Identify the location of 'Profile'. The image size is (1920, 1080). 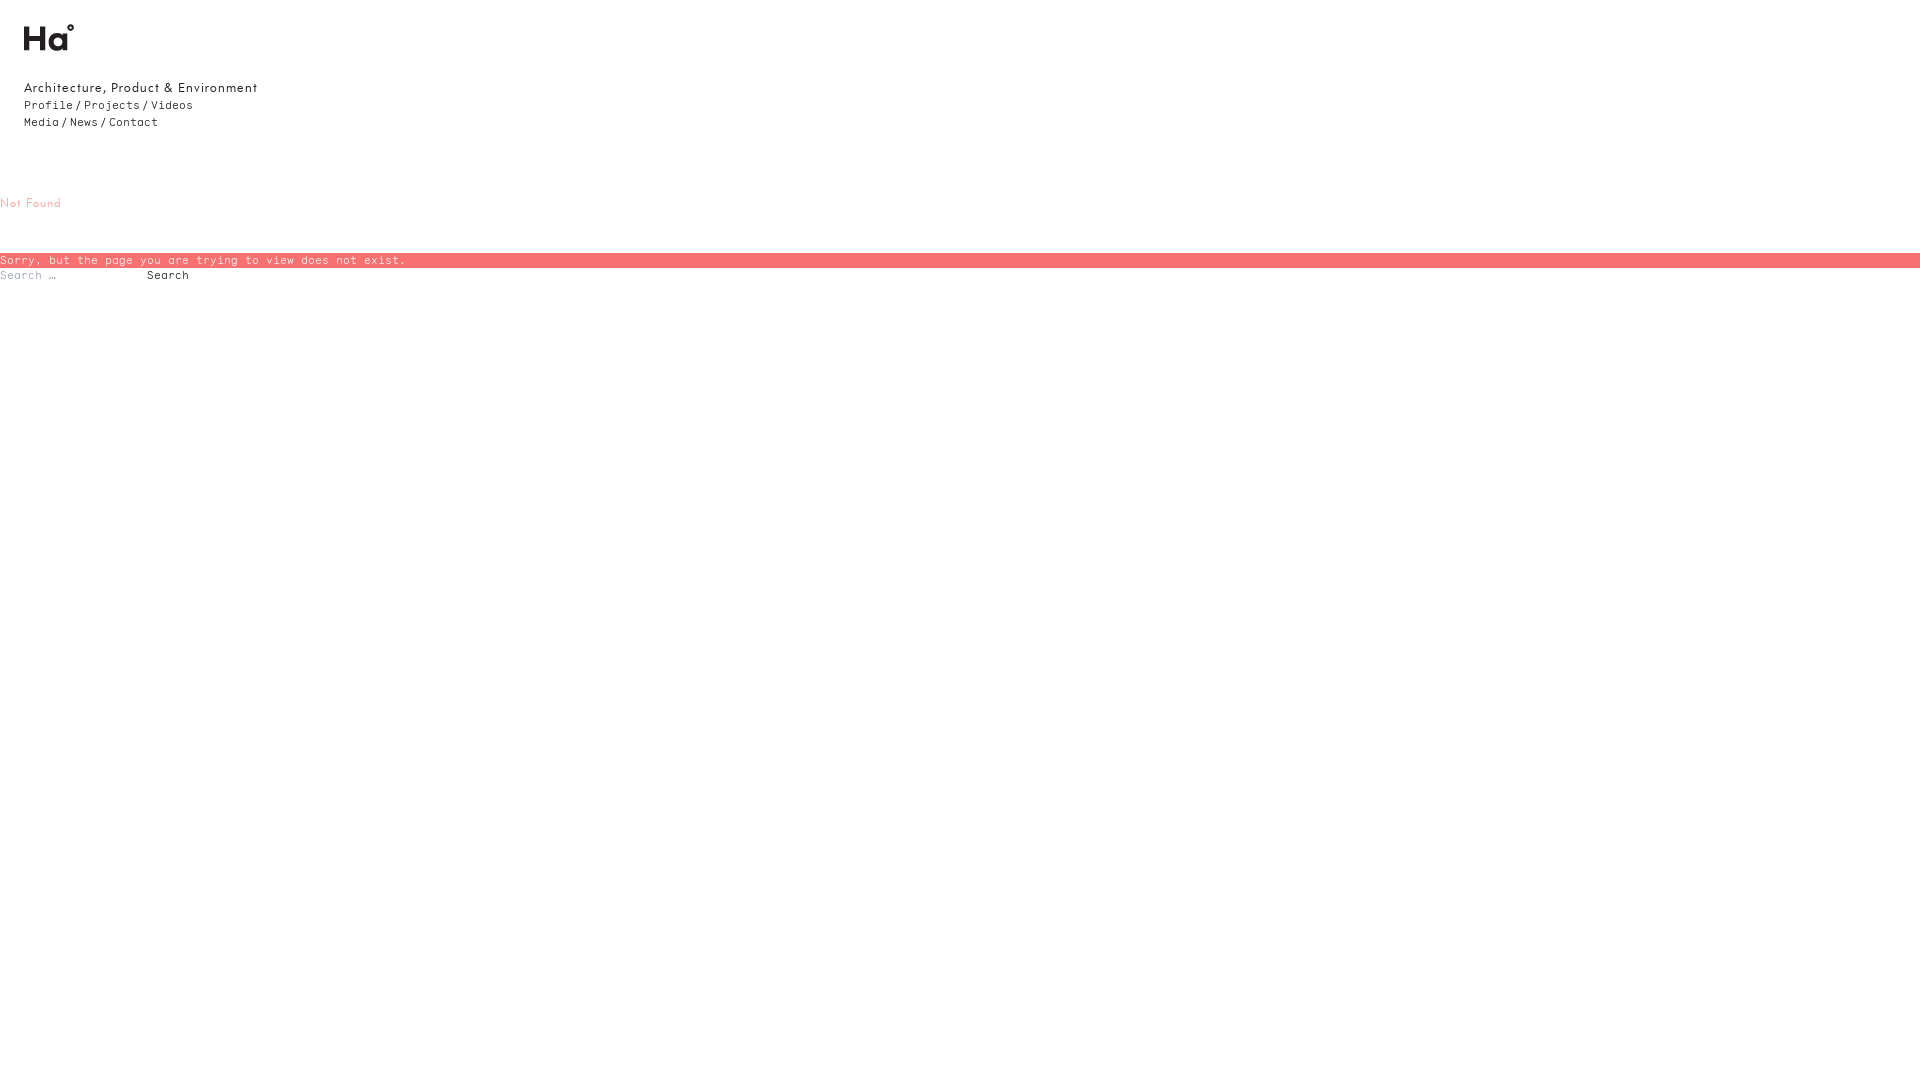
(48, 104).